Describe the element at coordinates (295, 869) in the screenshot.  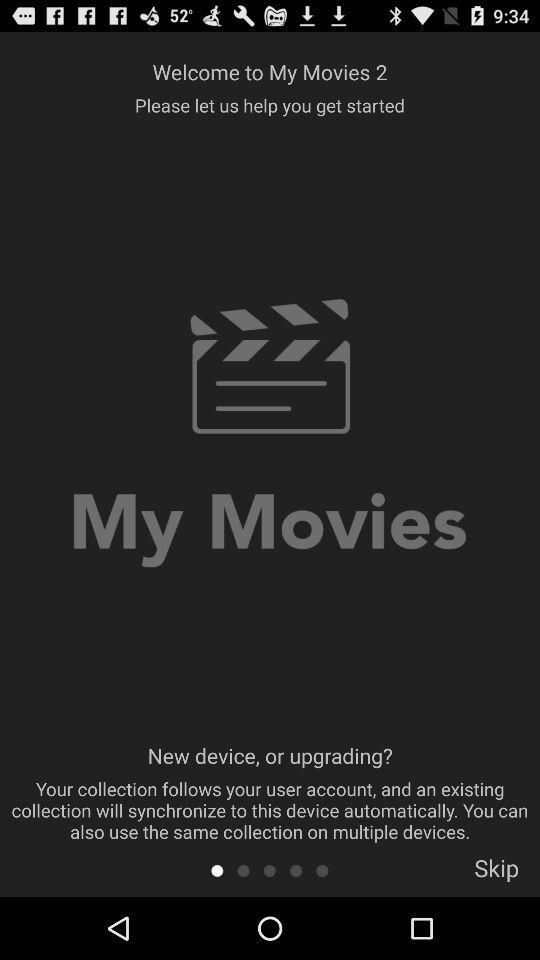
I see `a circle` at that location.